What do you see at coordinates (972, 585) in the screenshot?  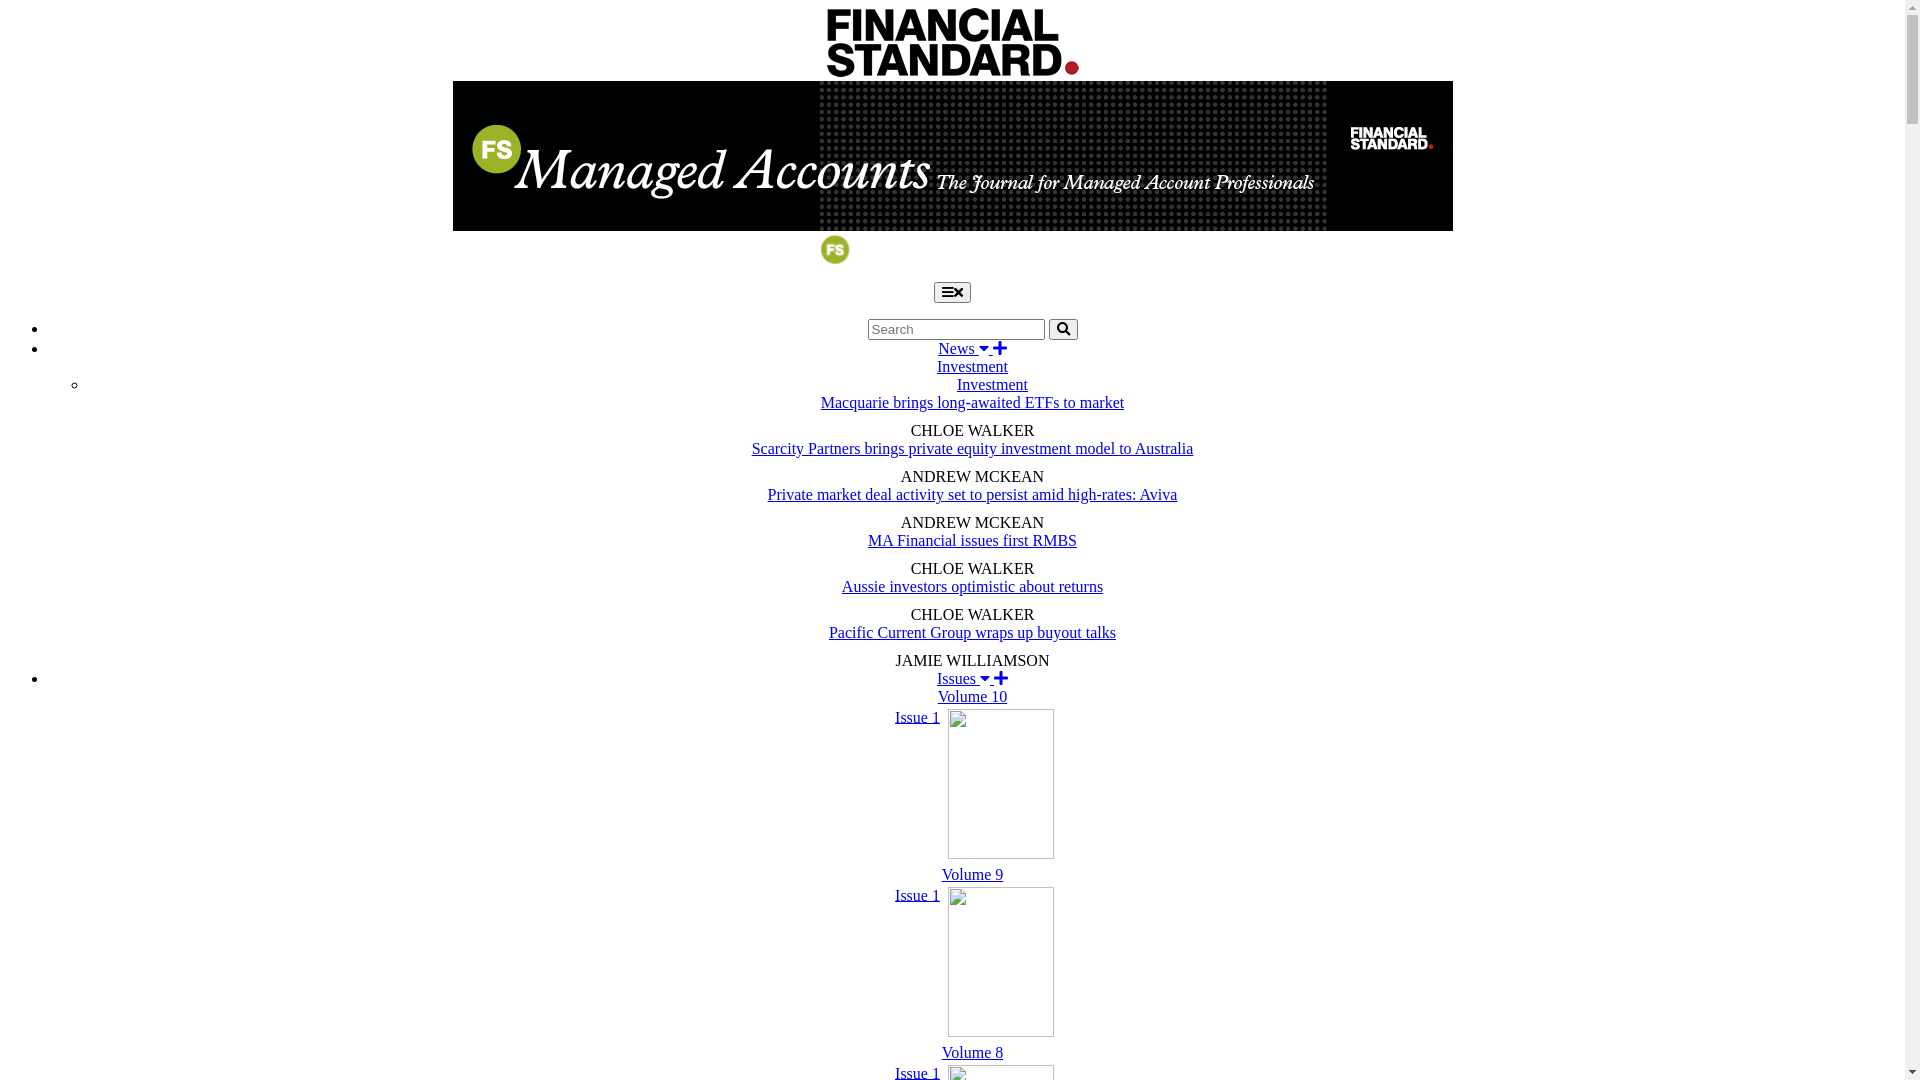 I see `'Aussie investors optimistic about returns'` at bounding box center [972, 585].